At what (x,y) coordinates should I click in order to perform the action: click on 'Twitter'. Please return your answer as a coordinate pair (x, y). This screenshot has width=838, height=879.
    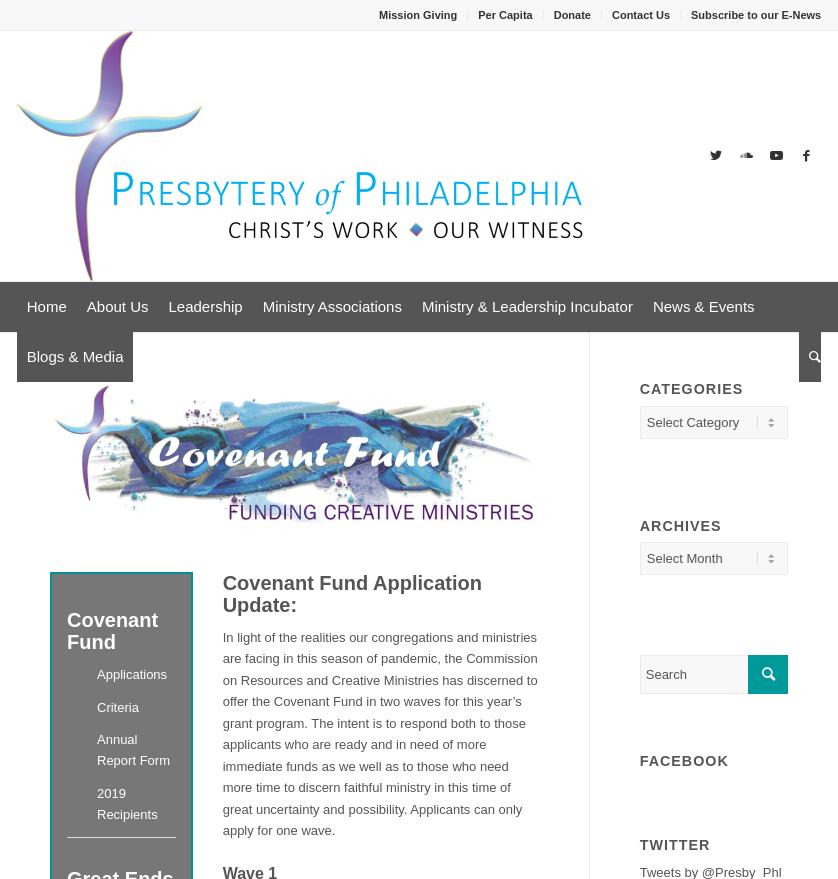
    Looking at the image, I should click on (673, 844).